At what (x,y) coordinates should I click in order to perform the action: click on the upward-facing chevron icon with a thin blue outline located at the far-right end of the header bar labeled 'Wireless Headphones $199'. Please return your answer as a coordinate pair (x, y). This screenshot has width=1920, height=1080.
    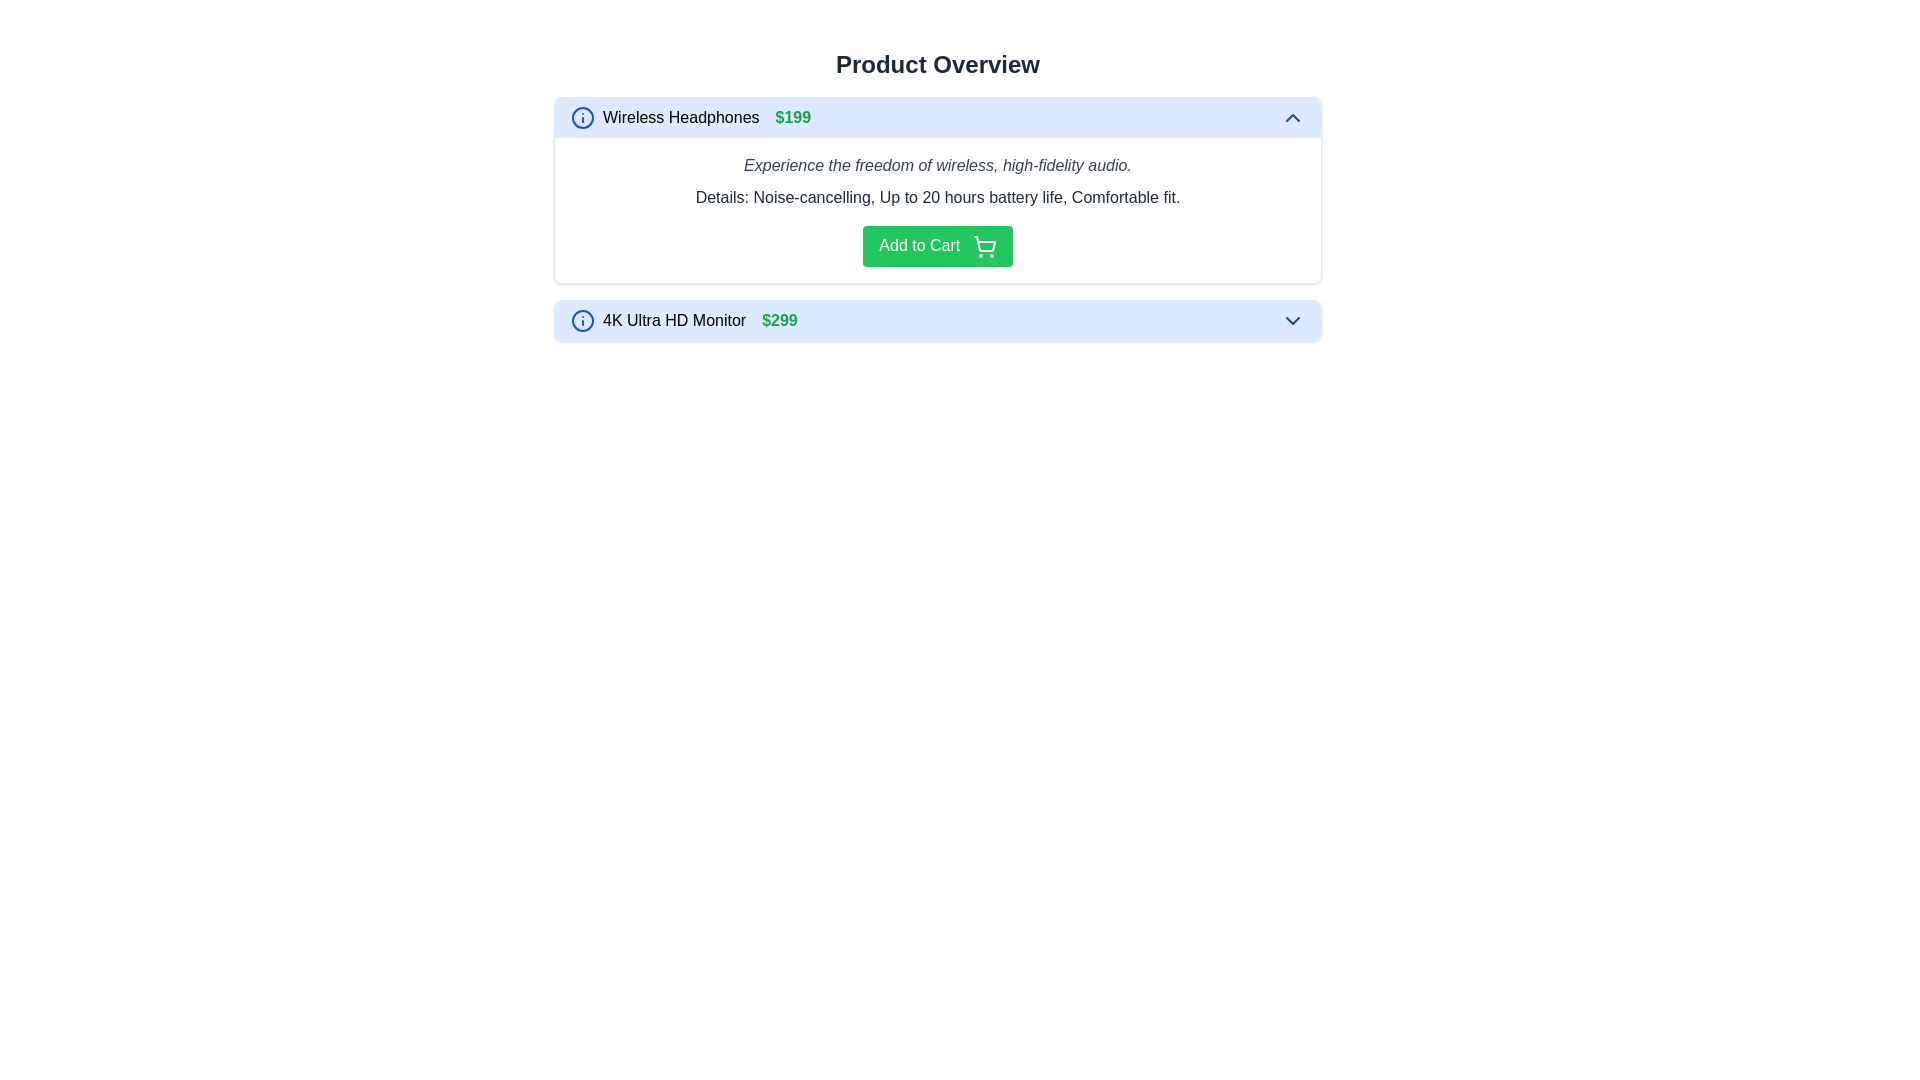
    Looking at the image, I should click on (1292, 118).